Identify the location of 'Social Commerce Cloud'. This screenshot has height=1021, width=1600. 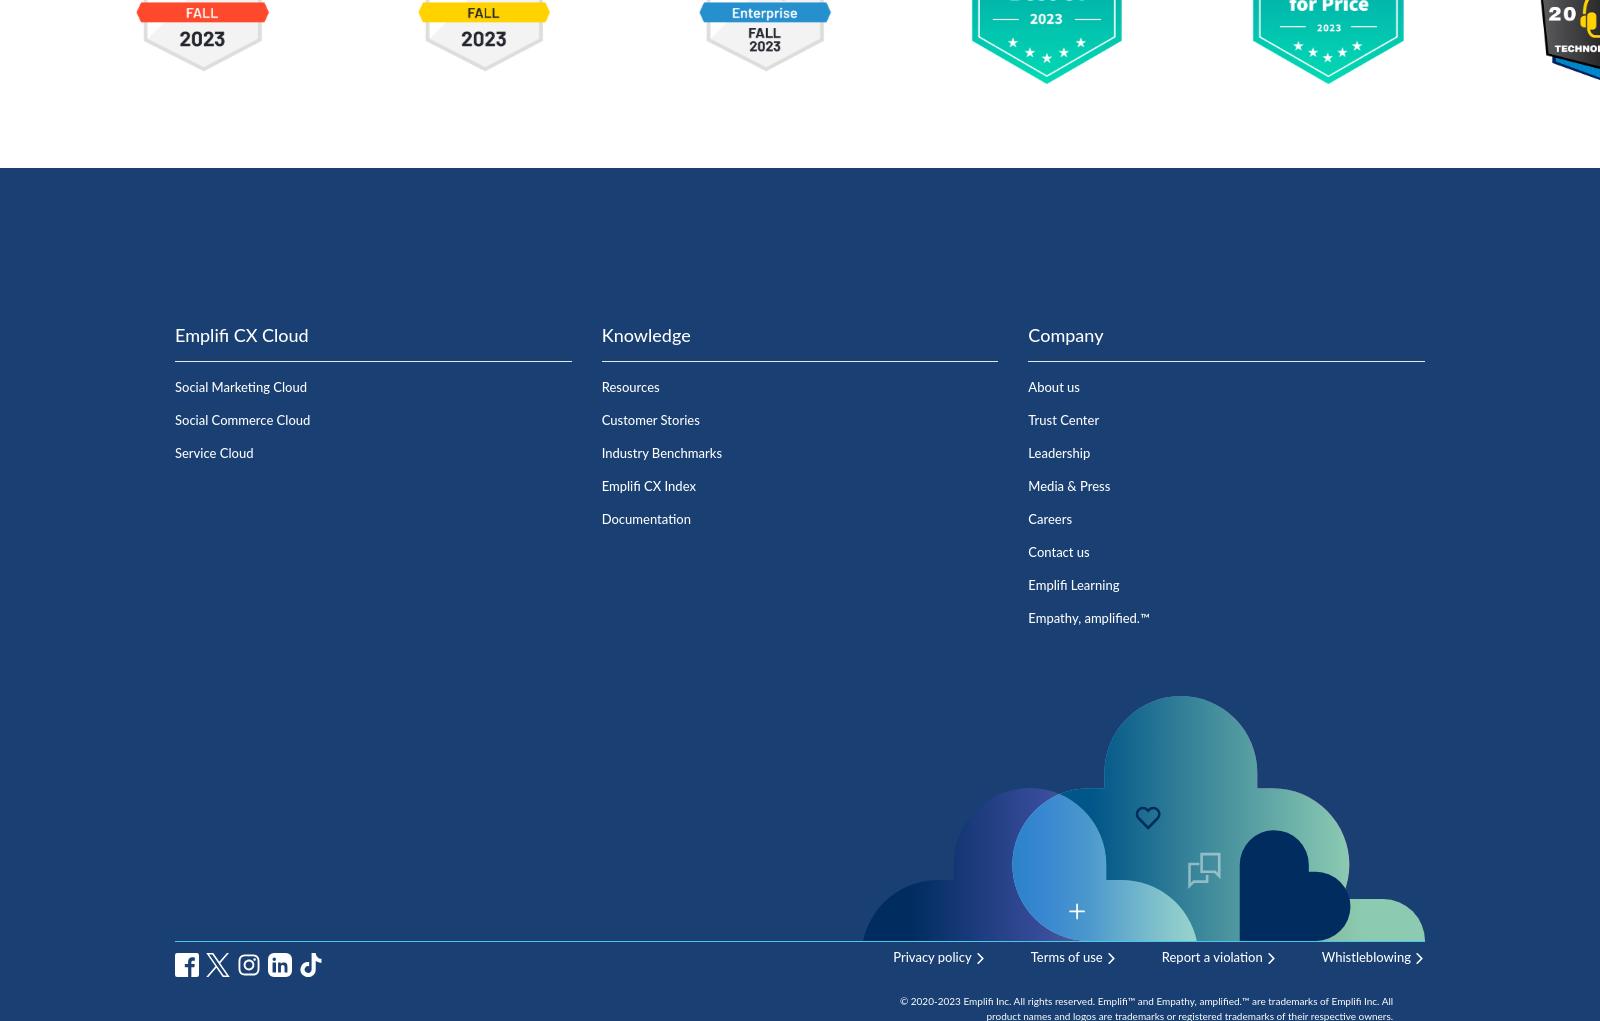
(174, 419).